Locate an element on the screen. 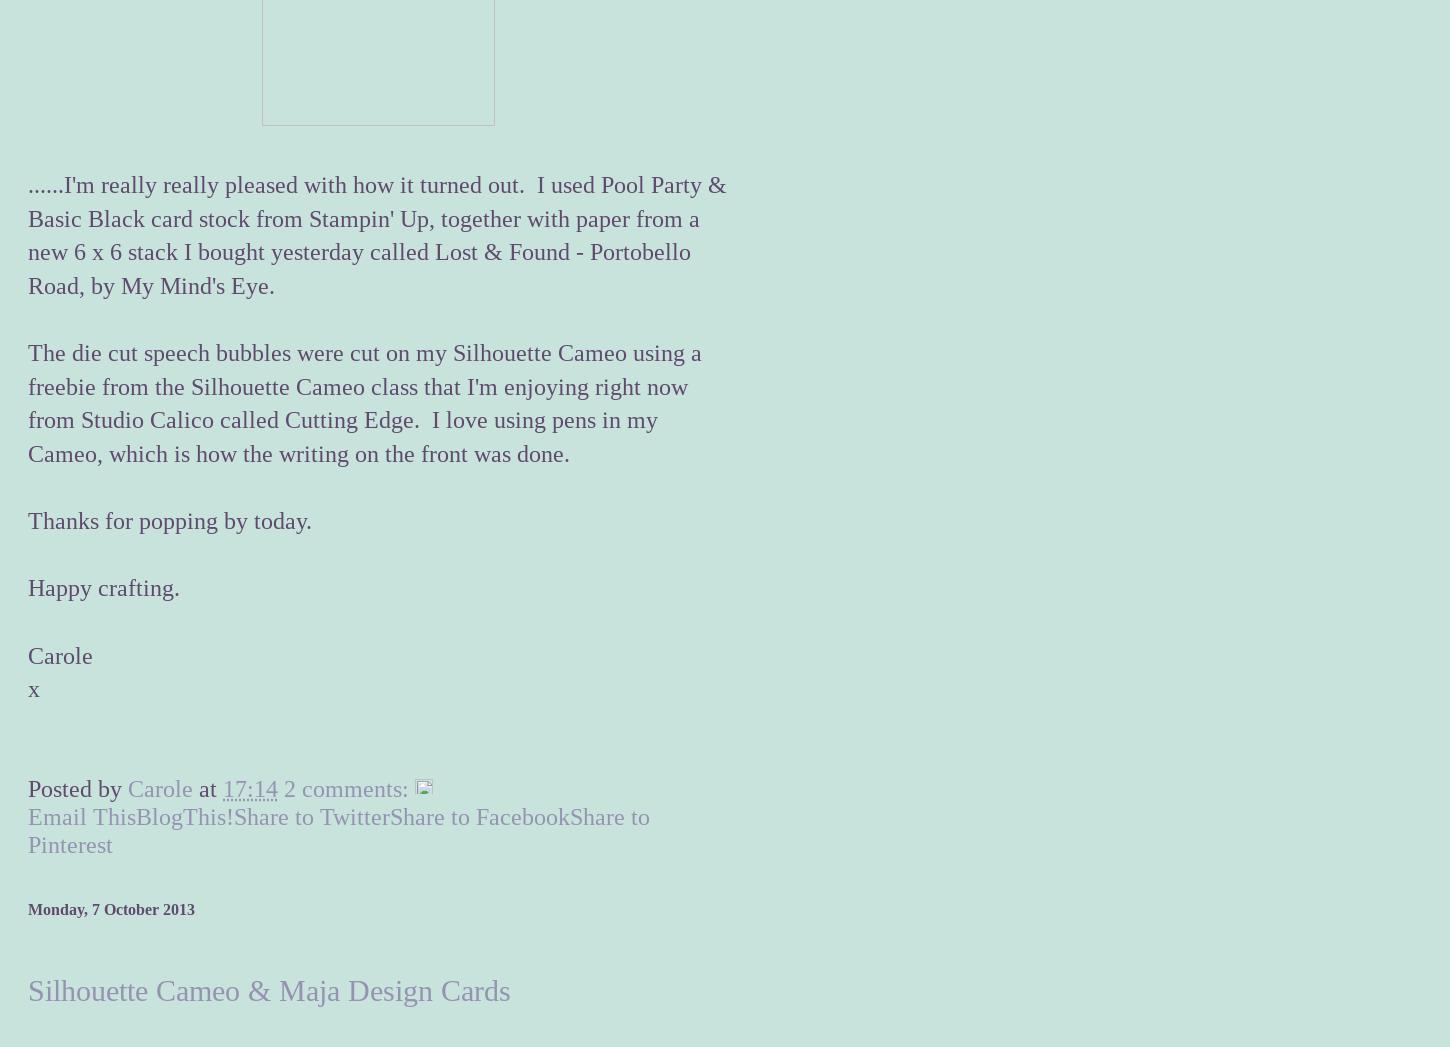 This screenshot has width=1450, height=1047. 'Share to Pinterest' is located at coordinates (339, 831).